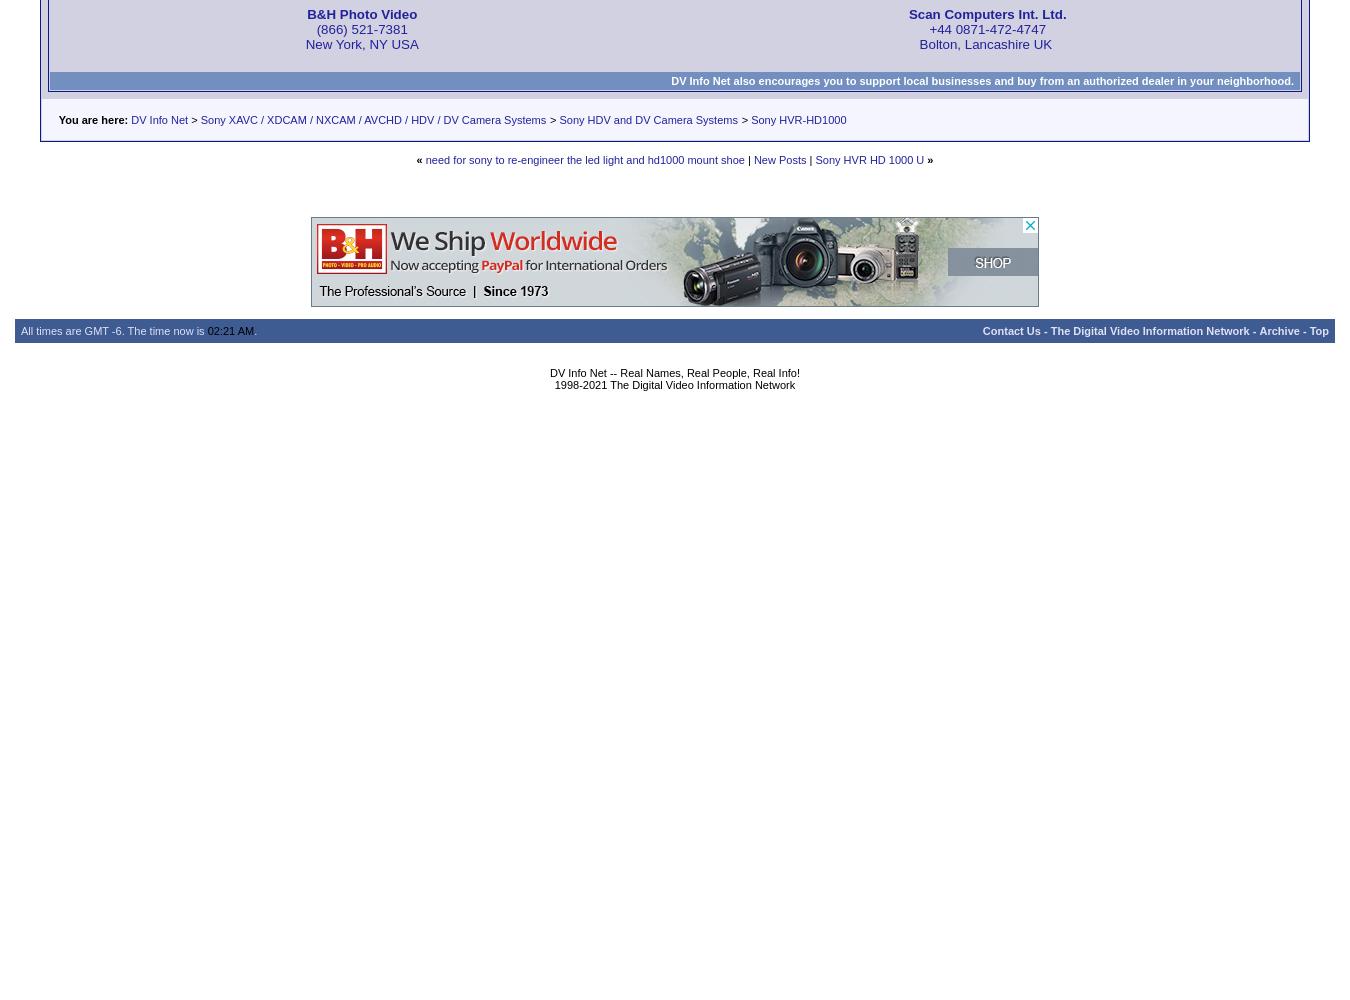 The image size is (1350, 1000). I want to click on 'All times are GMT -6. The time now is', so click(113, 330).